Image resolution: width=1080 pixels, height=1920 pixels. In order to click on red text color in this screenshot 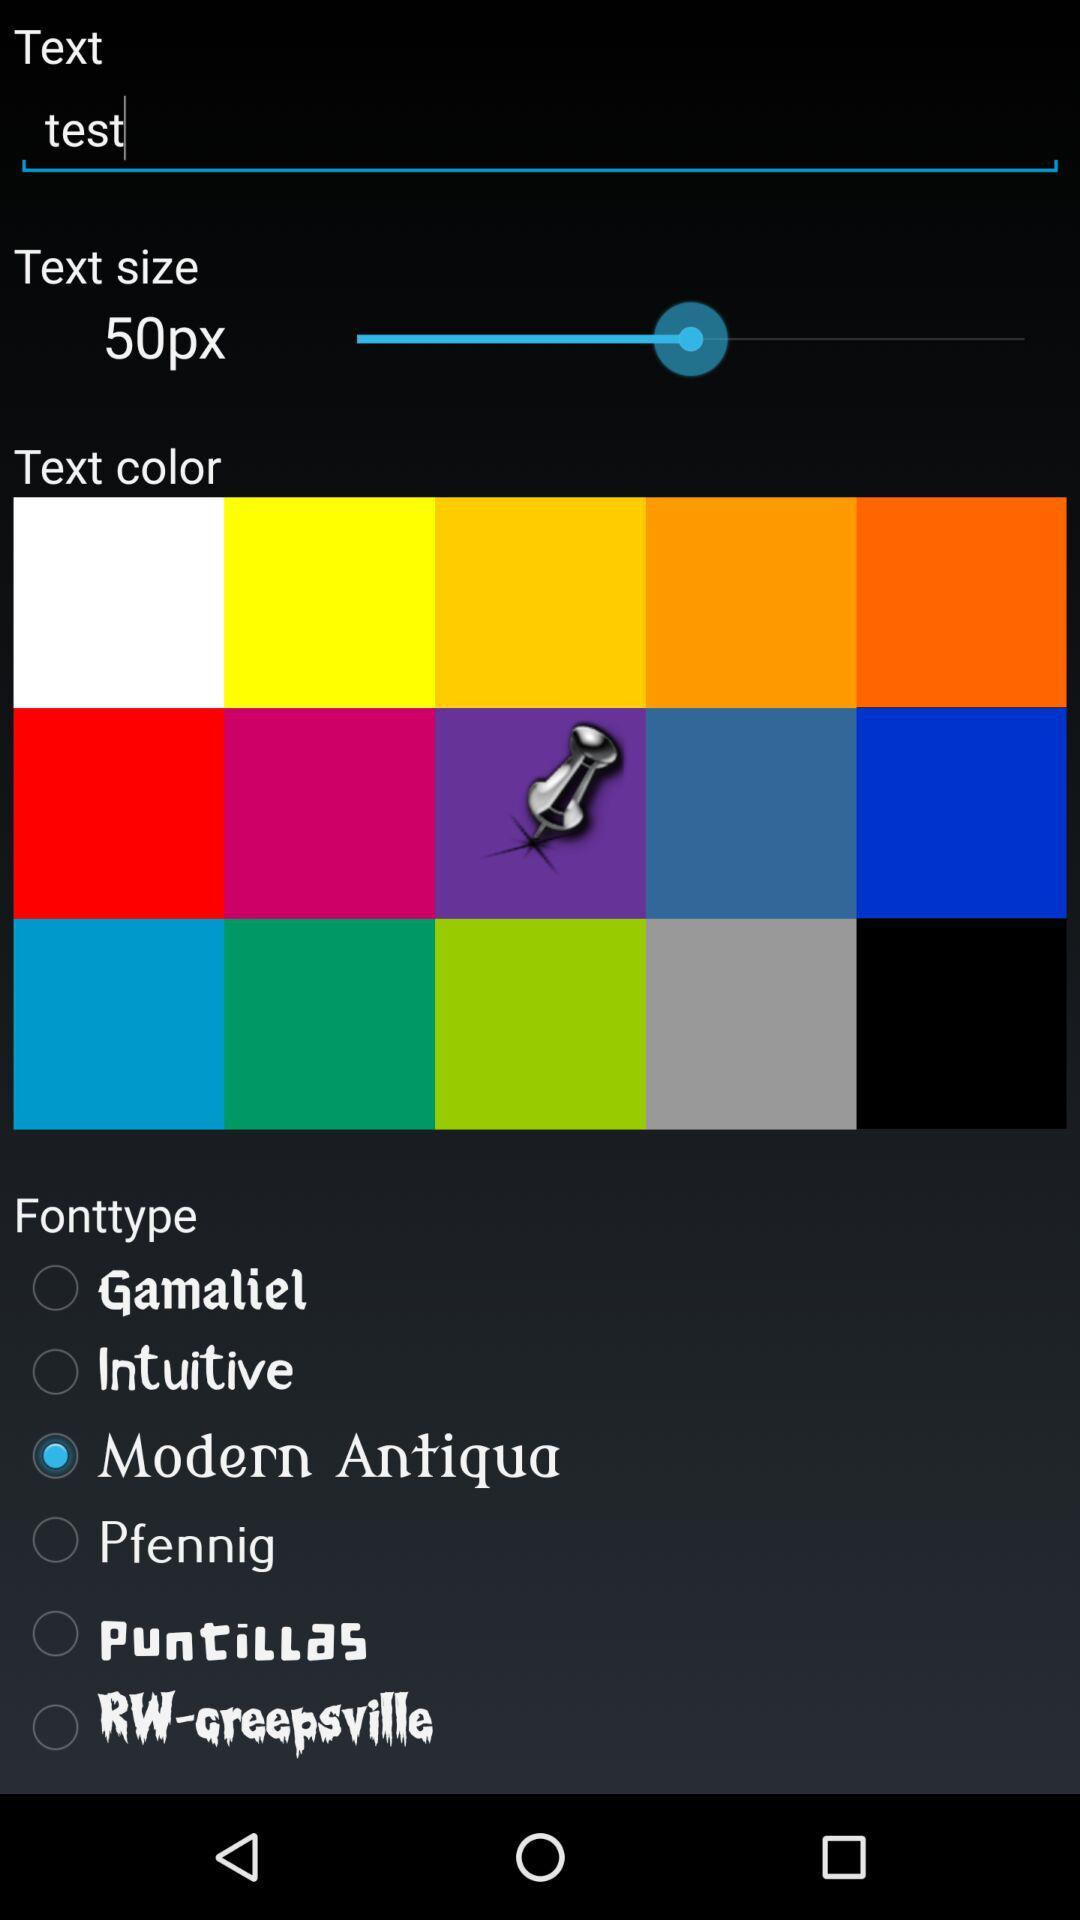, I will do `click(118, 813)`.